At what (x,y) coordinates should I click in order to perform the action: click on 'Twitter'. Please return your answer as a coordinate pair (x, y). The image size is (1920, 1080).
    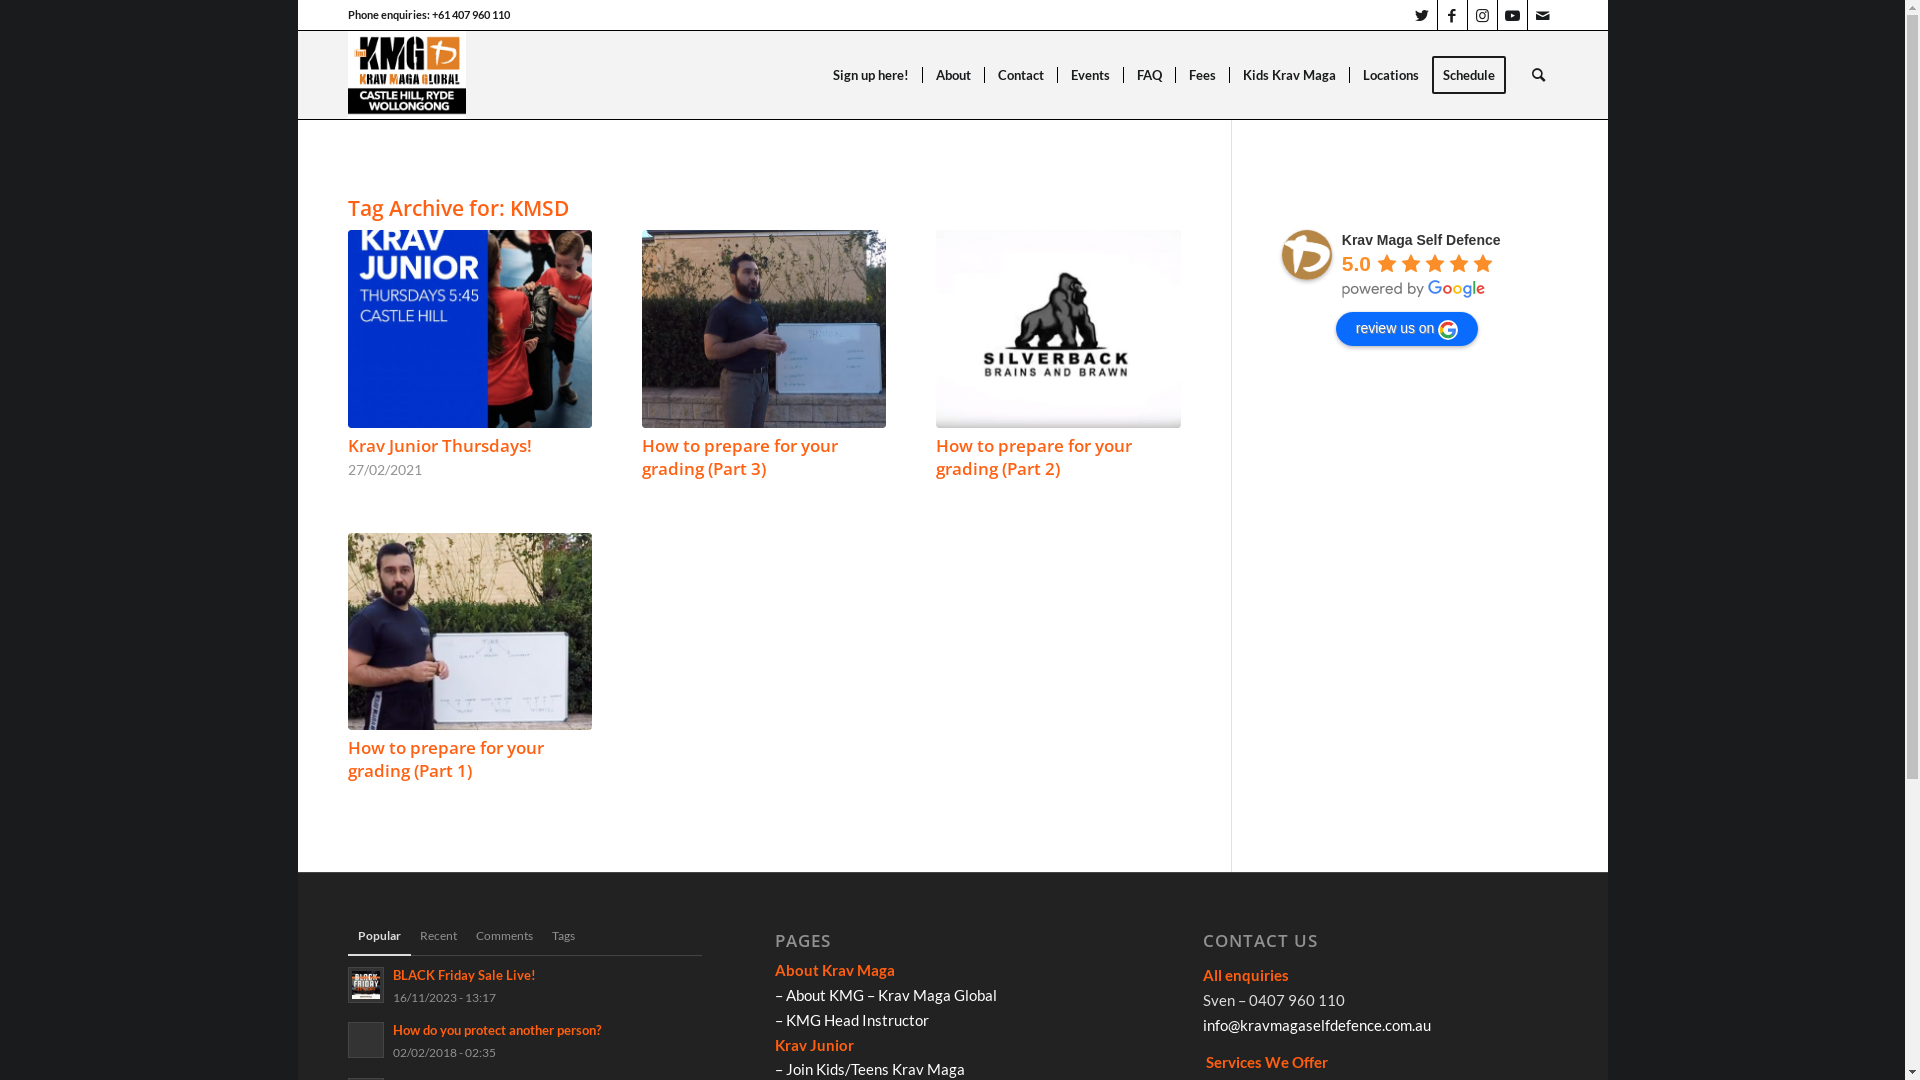
    Looking at the image, I should click on (1421, 15).